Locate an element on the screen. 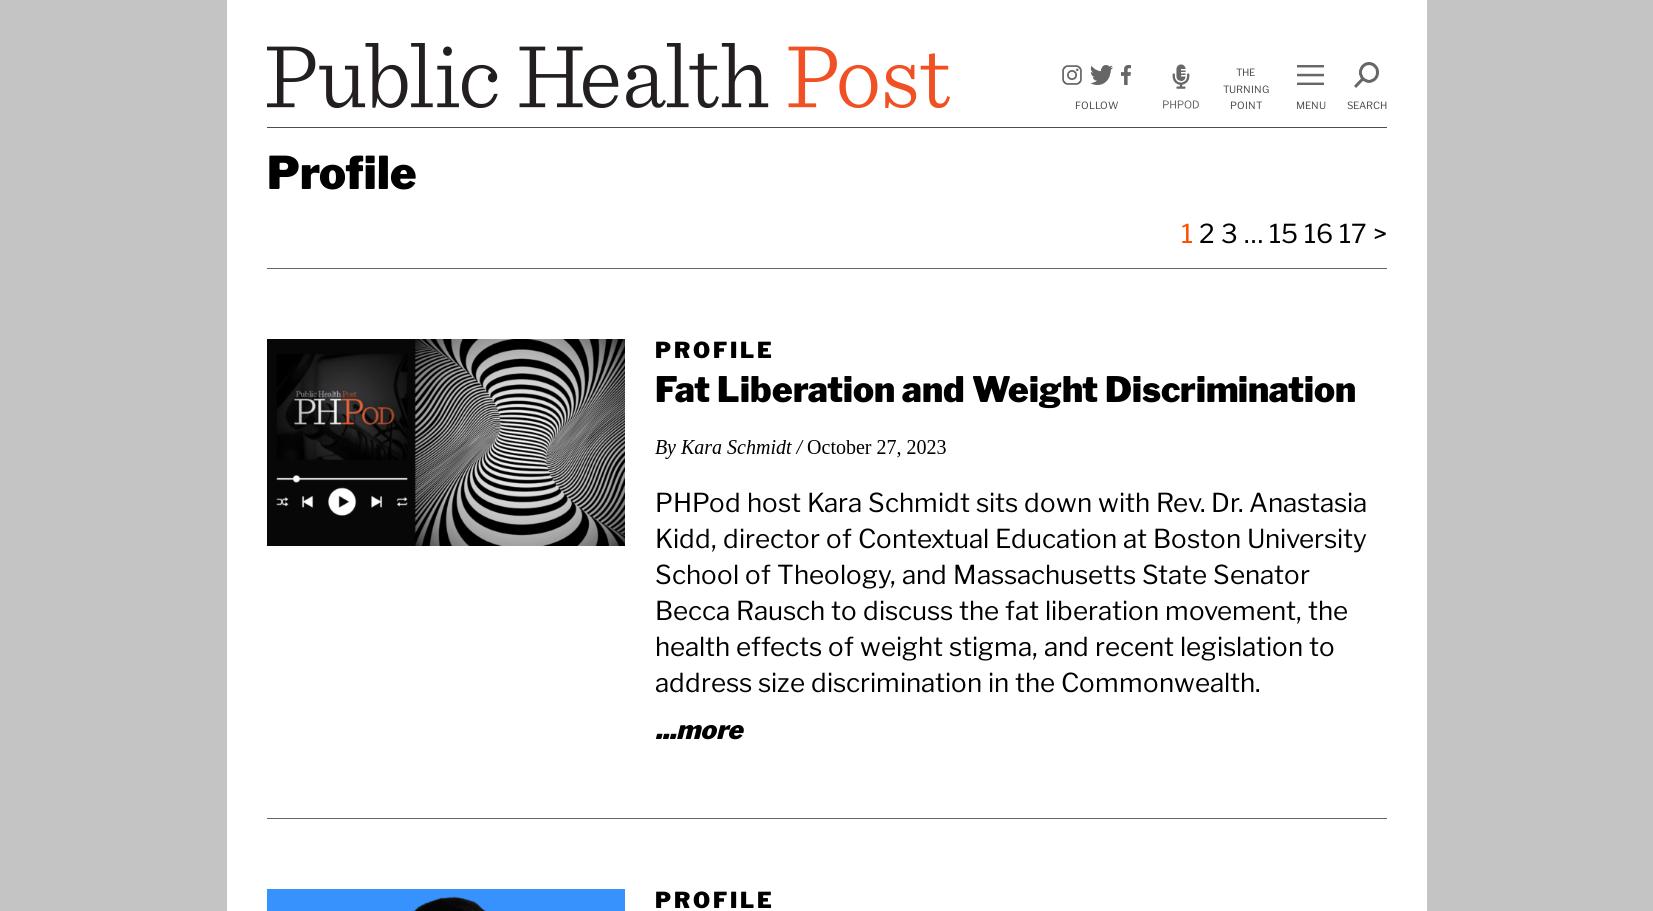  'MENU' is located at coordinates (1310, 105).